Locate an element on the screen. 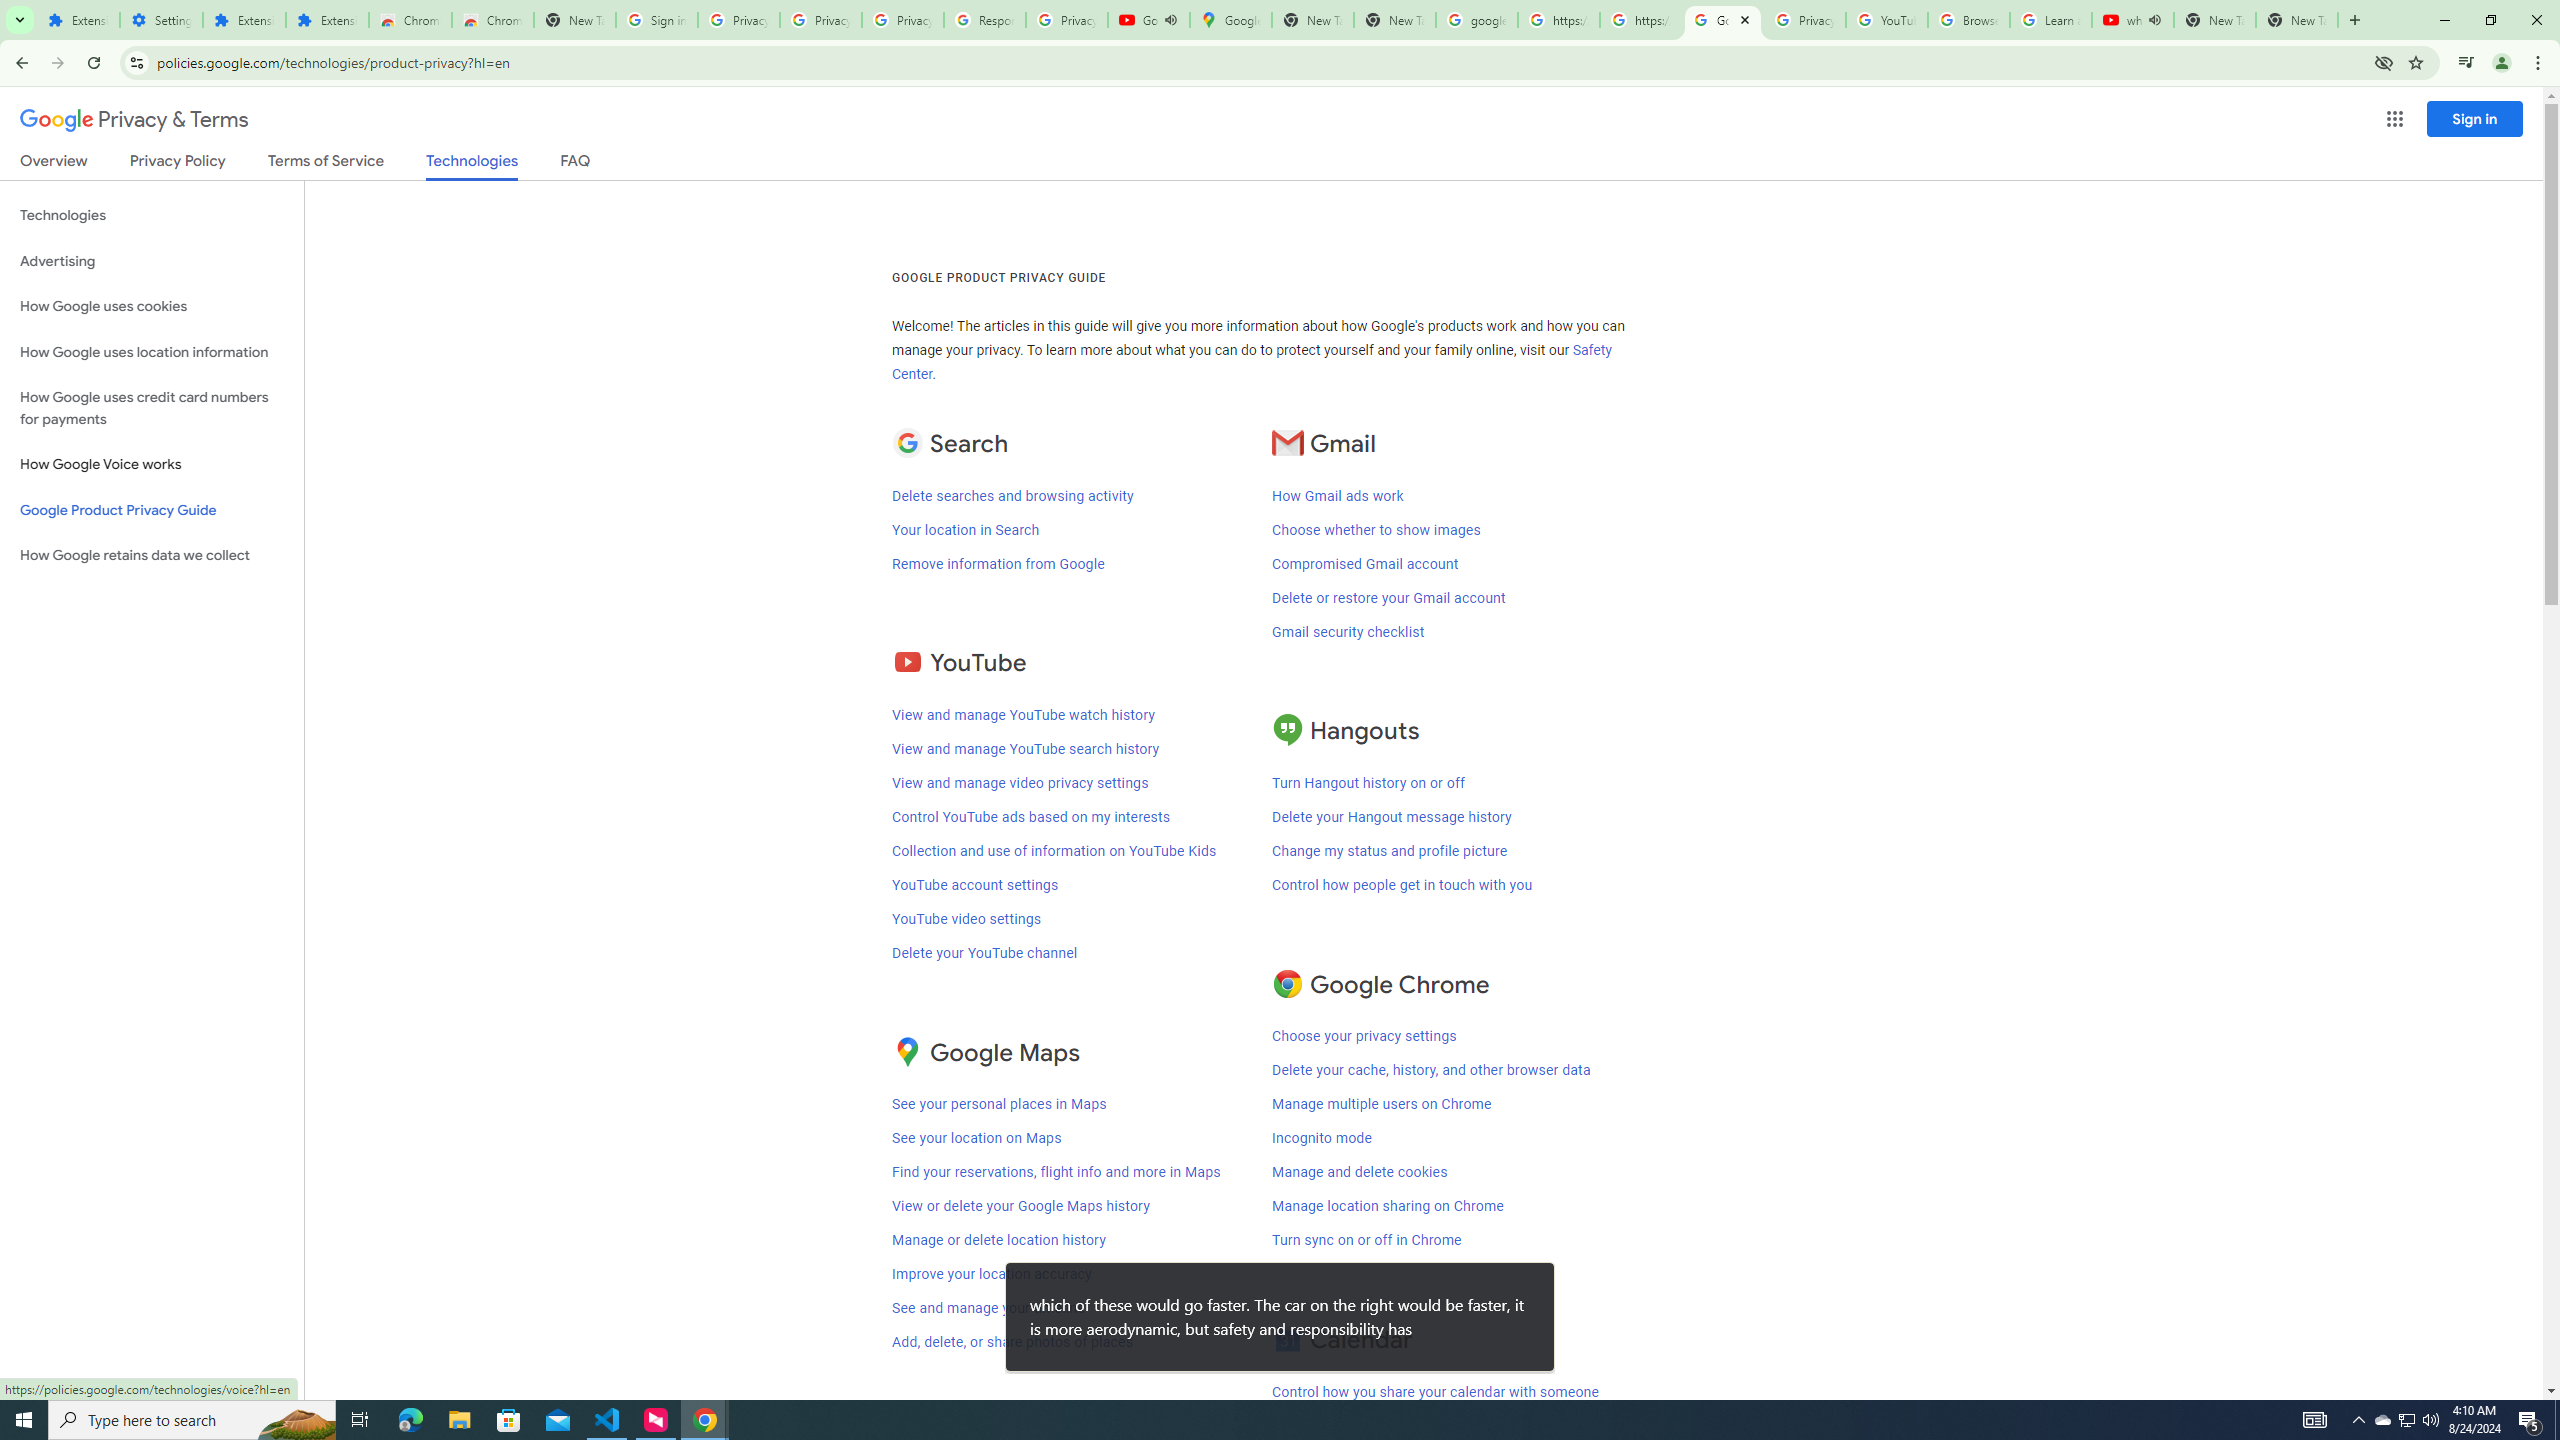 The height and width of the screenshot is (1440, 2560). 'How Google retains data we collect' is located at coordinates (151, 555).